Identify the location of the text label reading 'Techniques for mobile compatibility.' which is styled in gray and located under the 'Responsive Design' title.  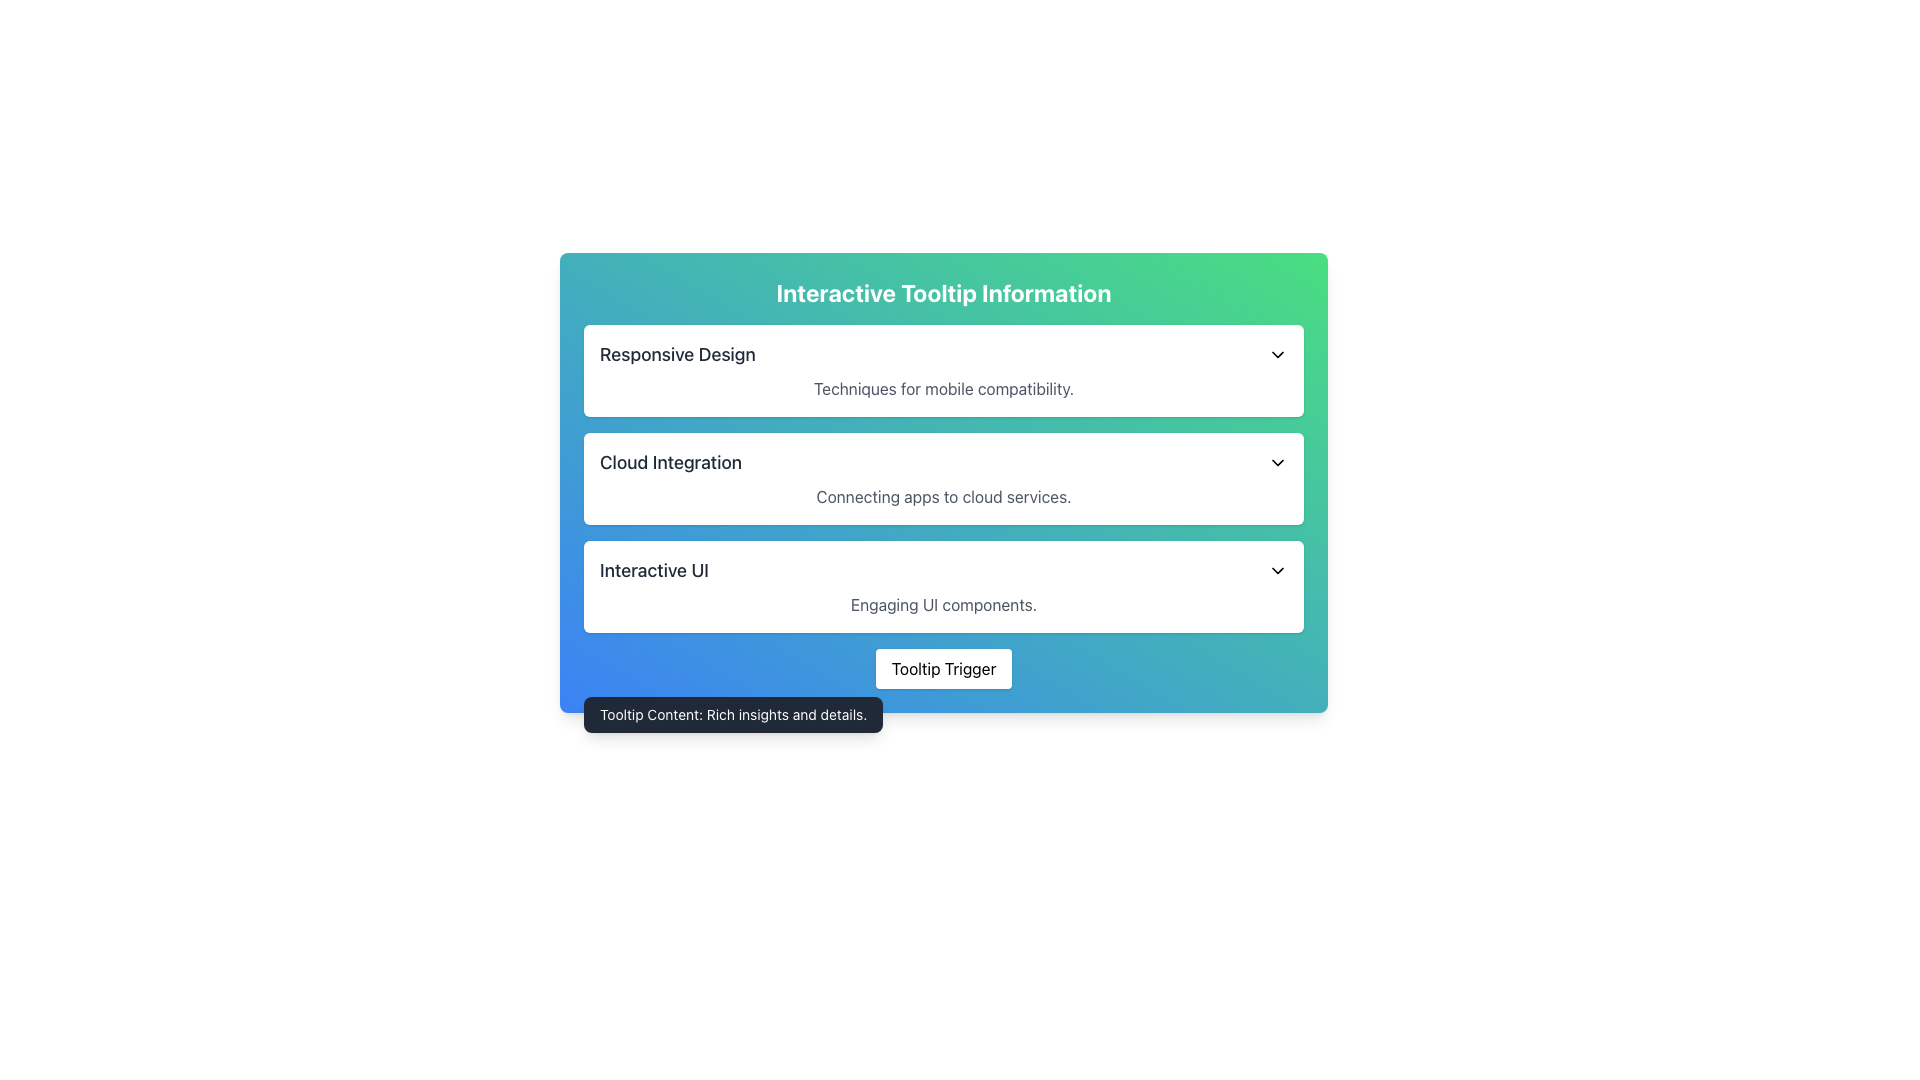
(943, 389).